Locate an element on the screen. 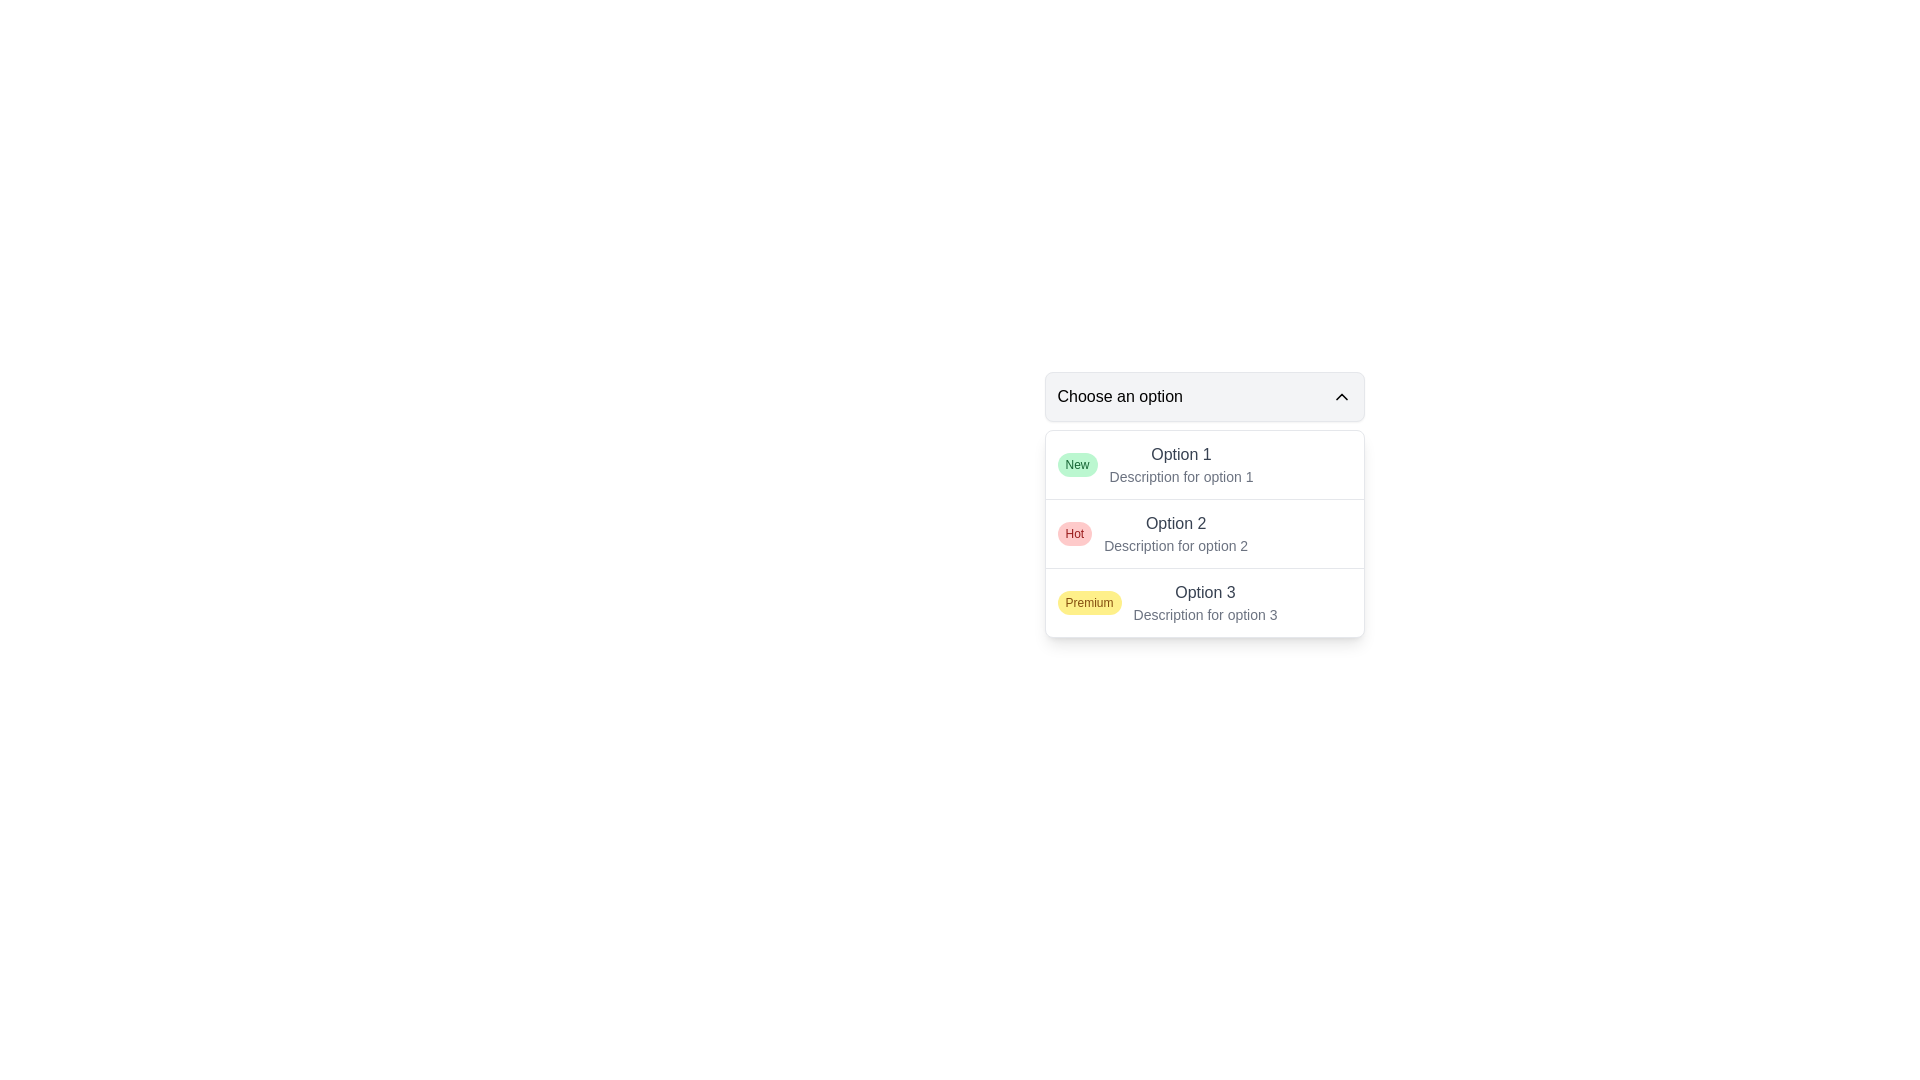  the 'New' badge with a green background and rounded edges, positioned to the left of 'Option 1' to understand its meaning is located at coordinates (1076, 465).